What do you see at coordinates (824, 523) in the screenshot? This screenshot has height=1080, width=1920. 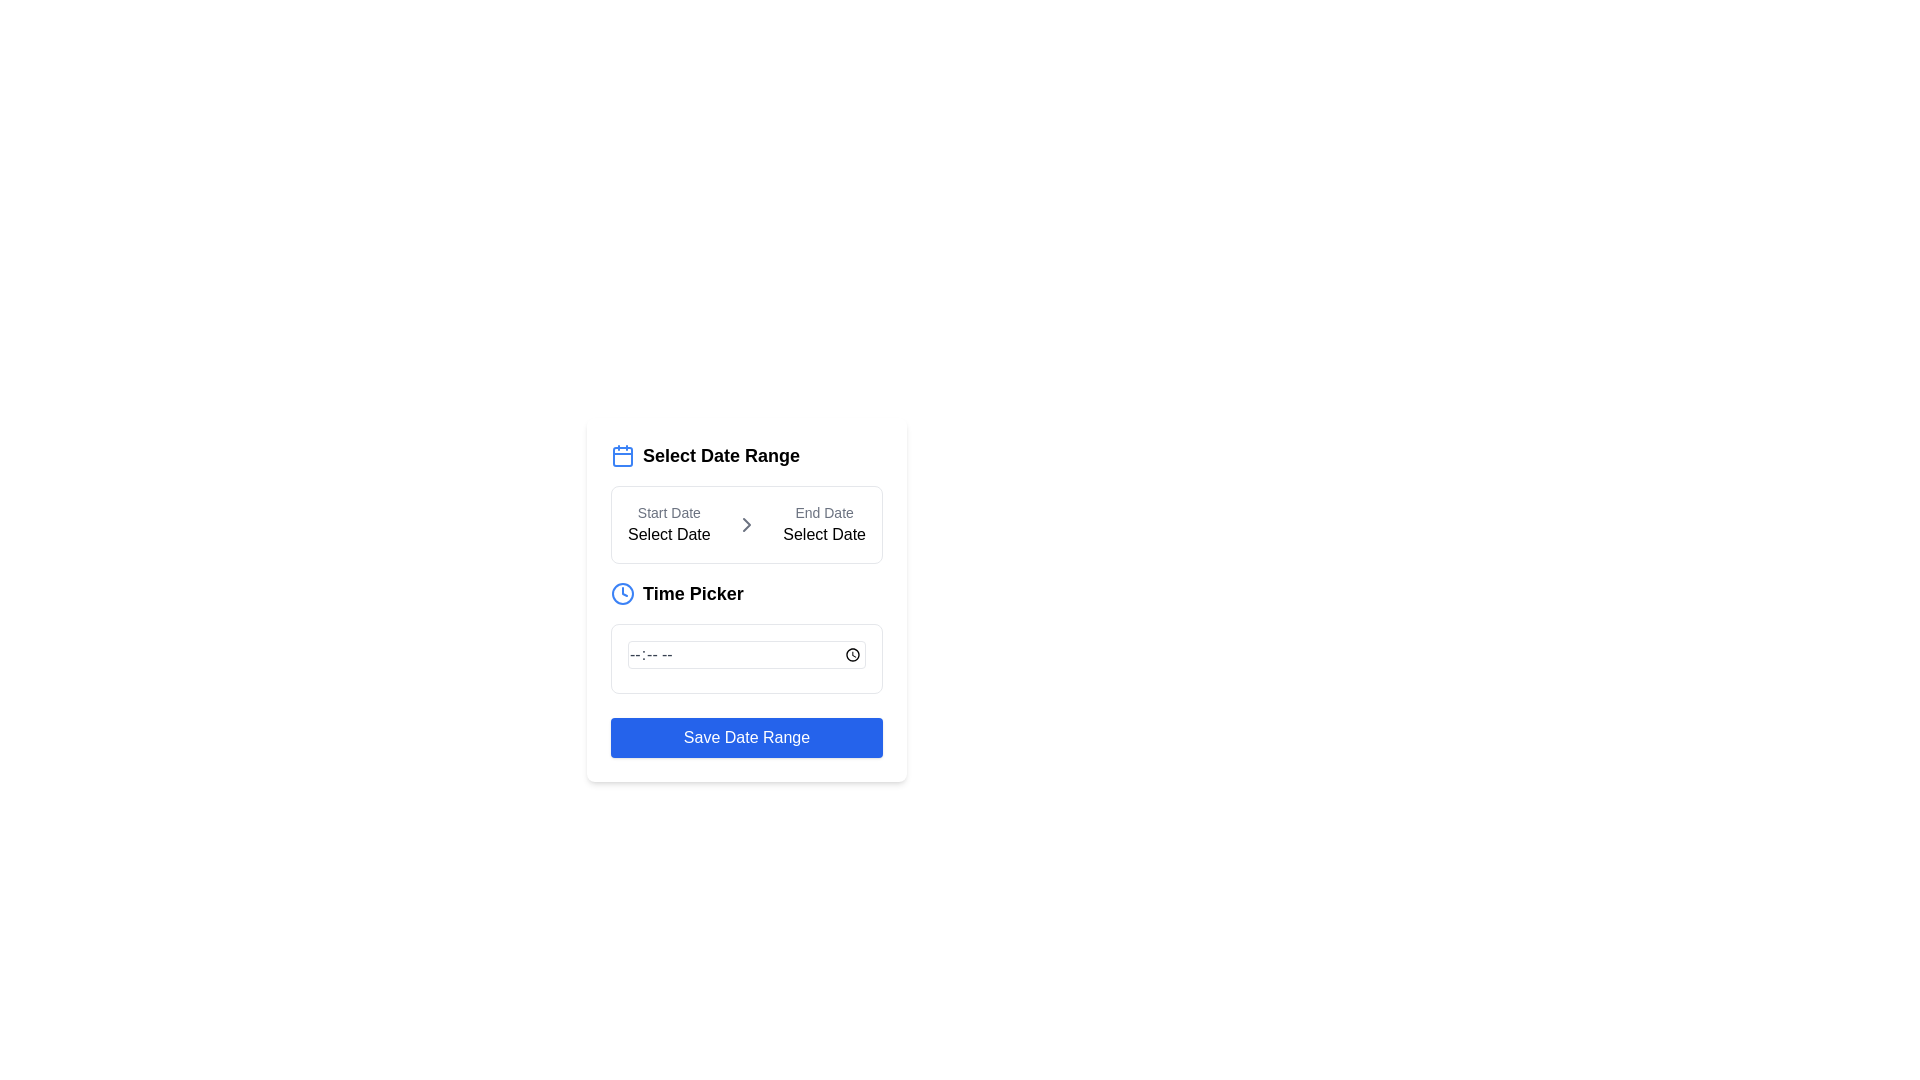 I see `the Text Label that prompts the user to provide an end date for a specified date range` at bounding box center [824, 523].